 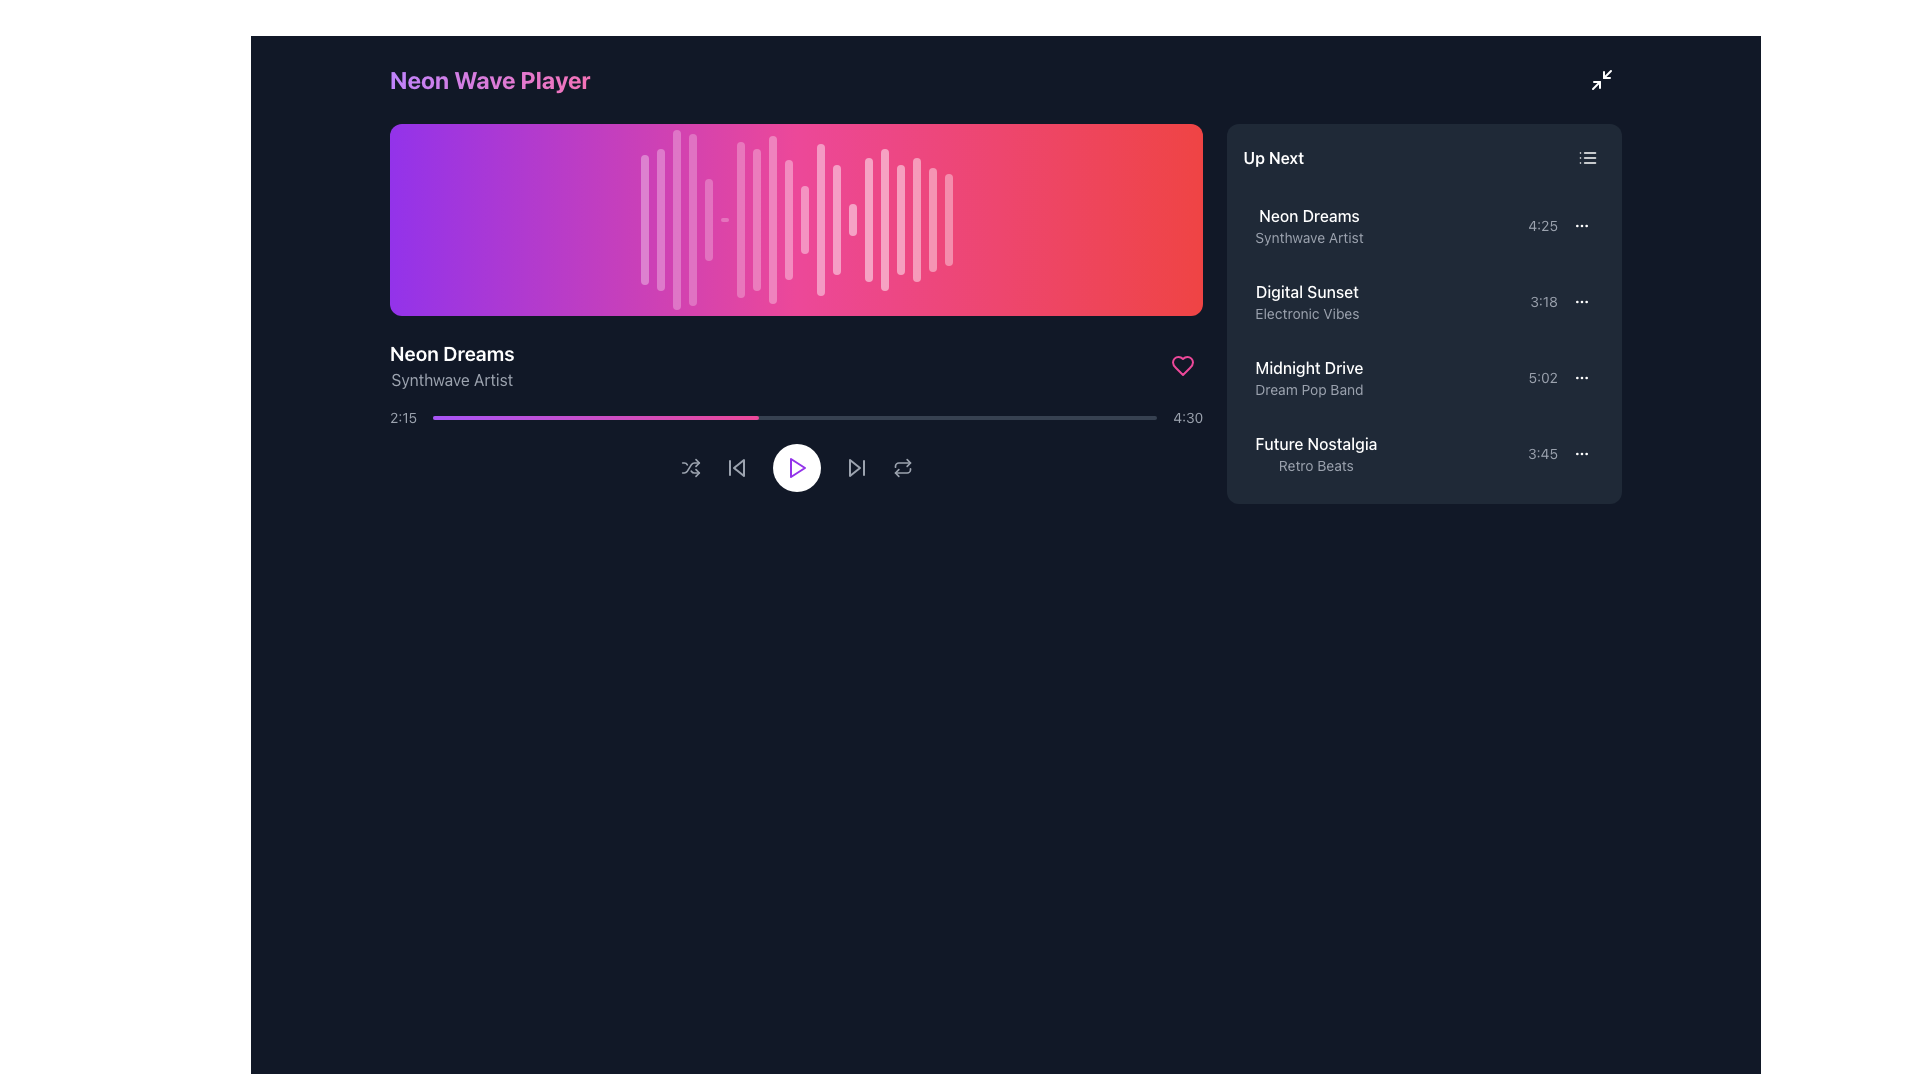 What do you see at coordinates (1580, 378) in the screenshot?
I see `the options menu icon button represented by three vertical dots located in the 'Up Next' section next to 'Midnight Drive'` at bounding box center [1580, 378].